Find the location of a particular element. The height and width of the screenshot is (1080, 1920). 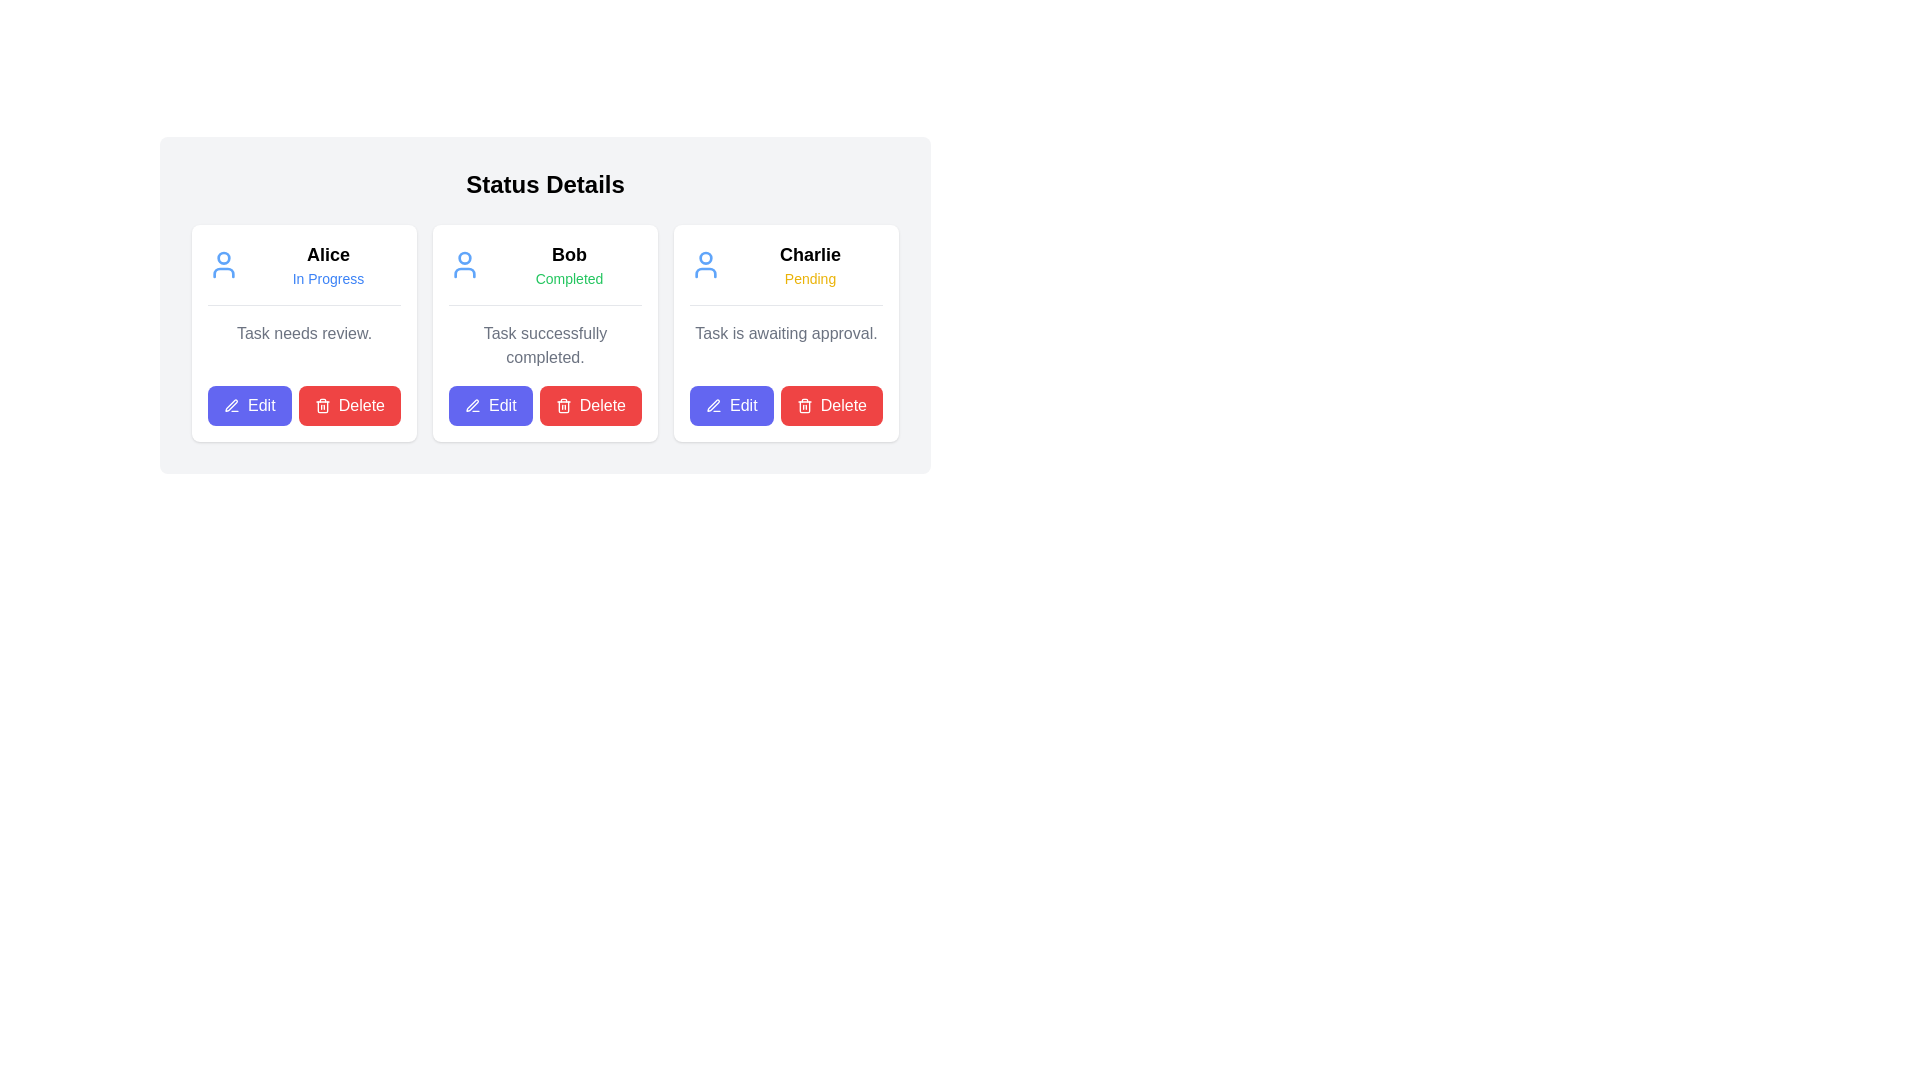

the edit button located at the bottom of the 'Charlie - Pending' card is located at coordinates (730, 405).